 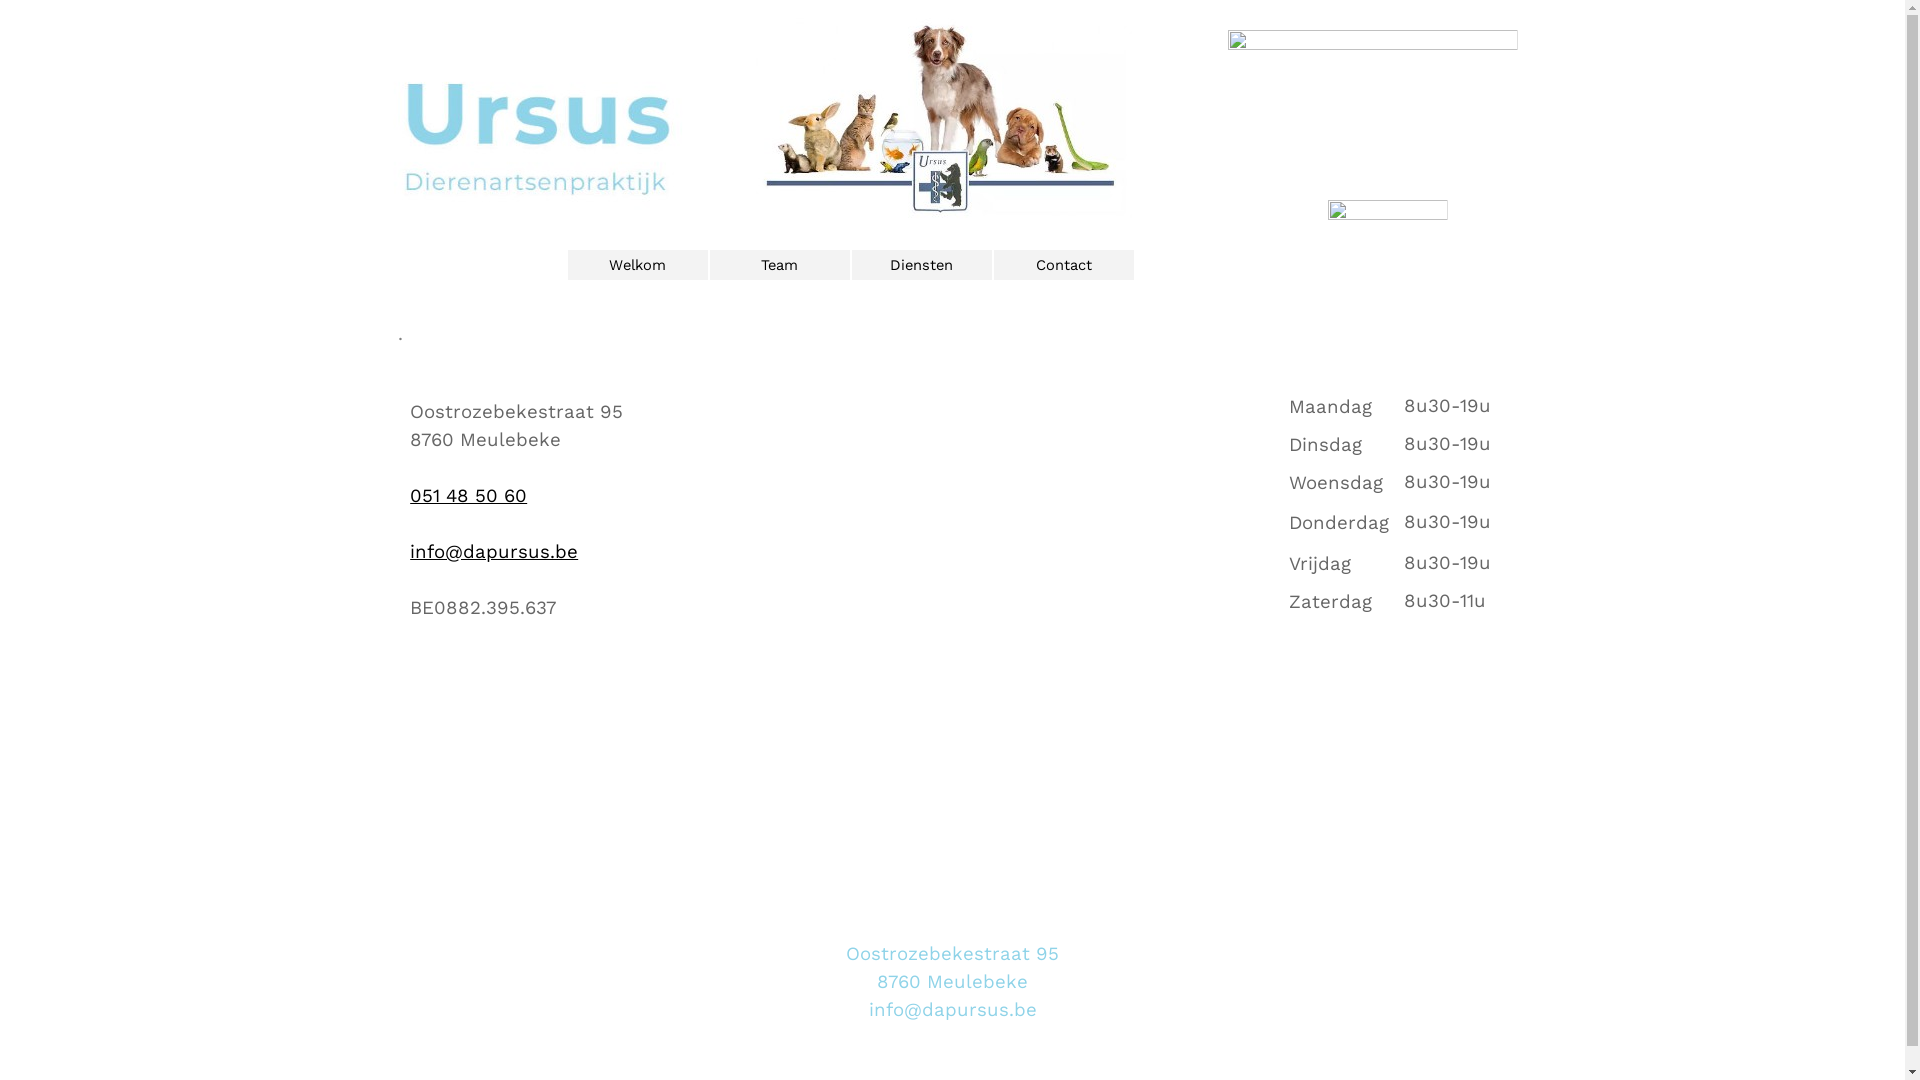 I want to click on 'Diensten', so click(x=920, y=264).